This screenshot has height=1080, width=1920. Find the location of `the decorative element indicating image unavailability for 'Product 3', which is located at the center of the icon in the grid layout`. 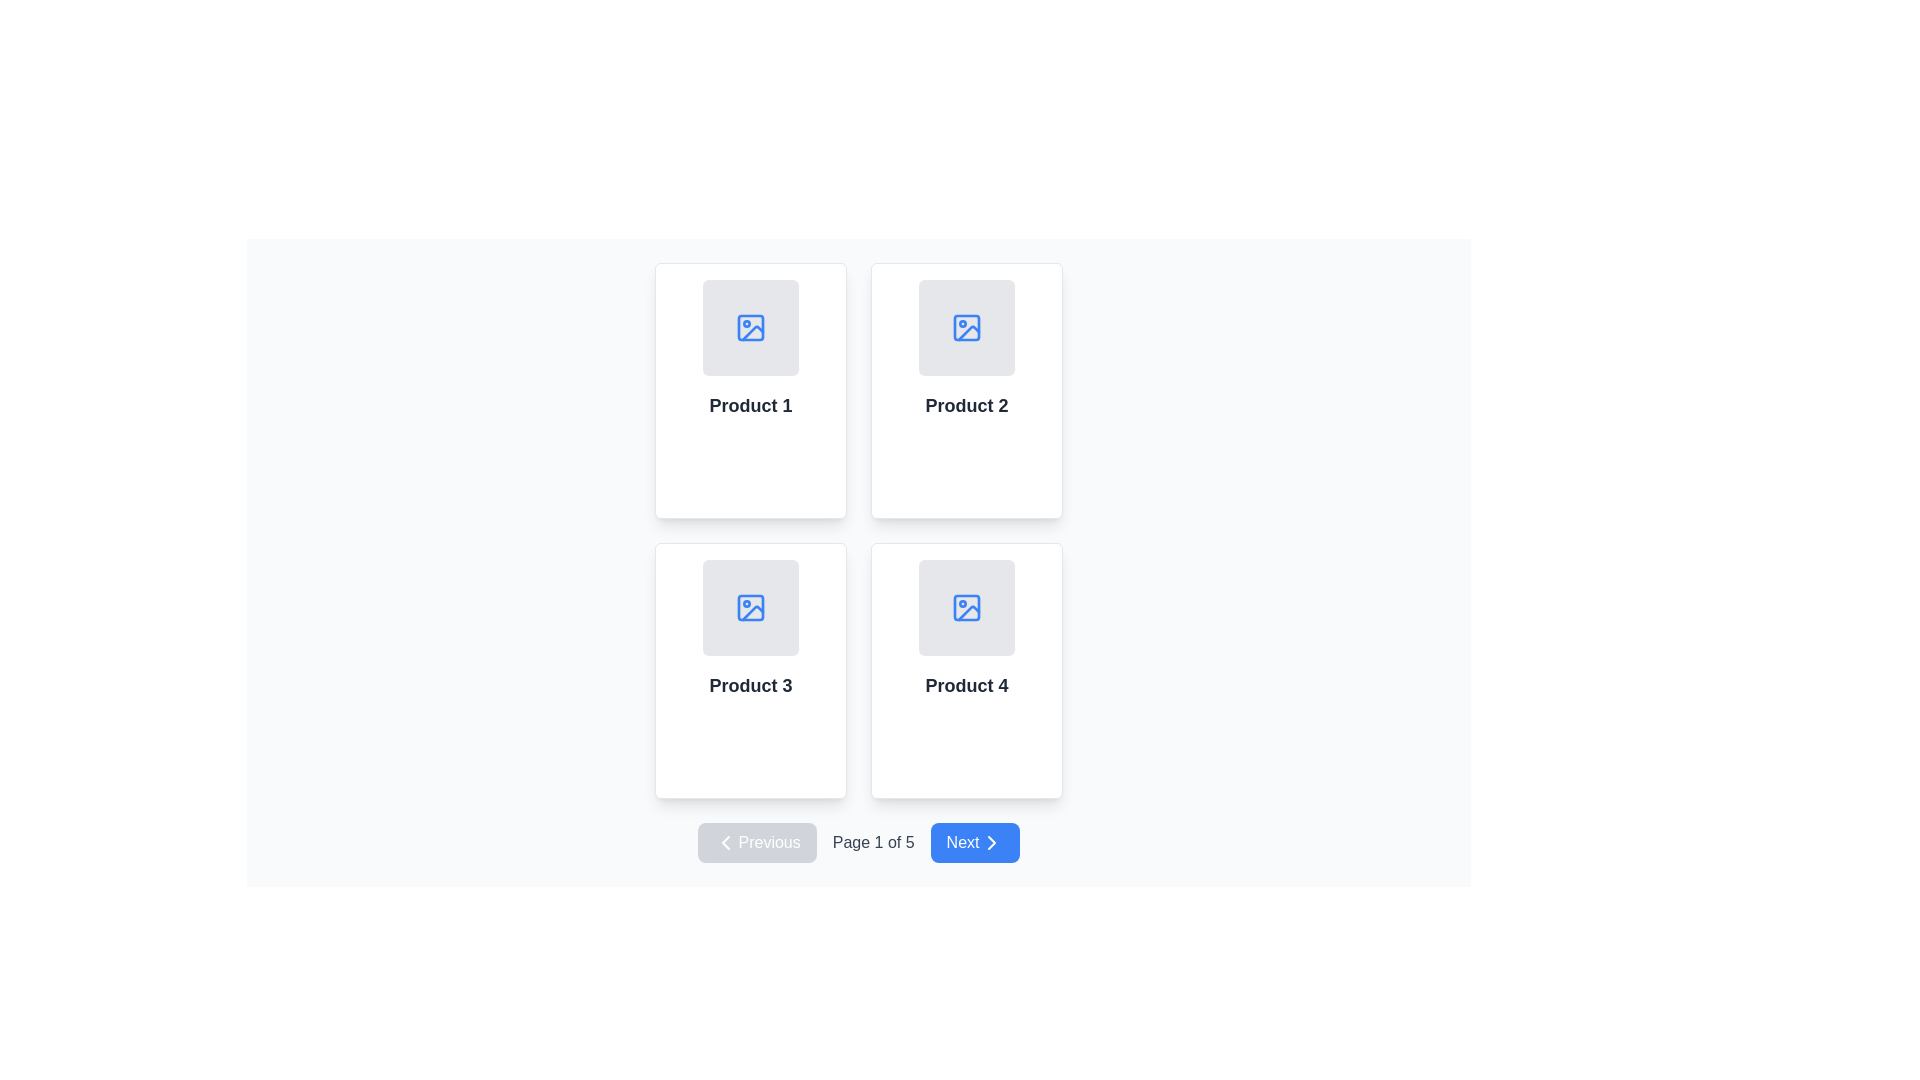

the decorative element indicating image unavailability for 'Product 3', which is located at the center of the icon in the grid layout is located at coordinates (749, 607).